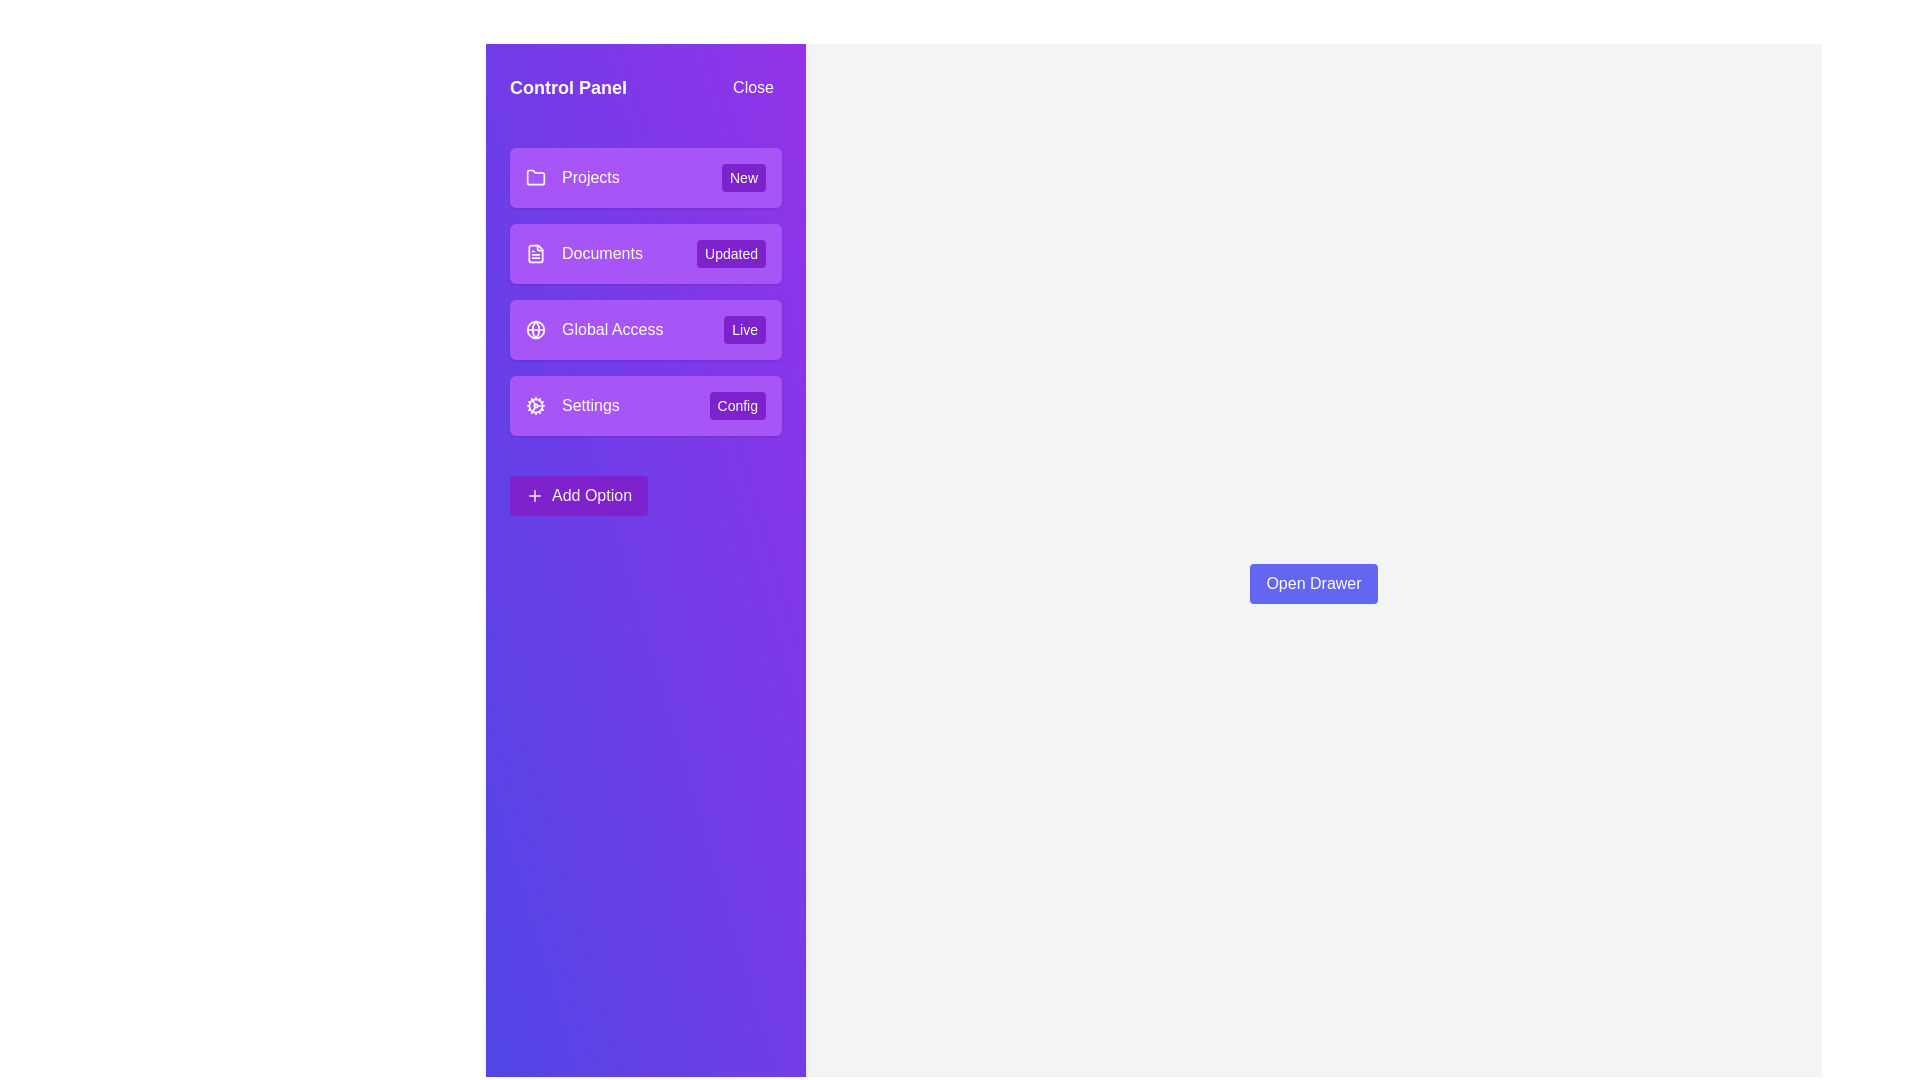 The width and height of the screenshot is (1920, 1080). What do you see at coordinates (578, 495) in the screenshot?
I see `the 'Add Option' button to add a new option` at bounding box center [578, 495].